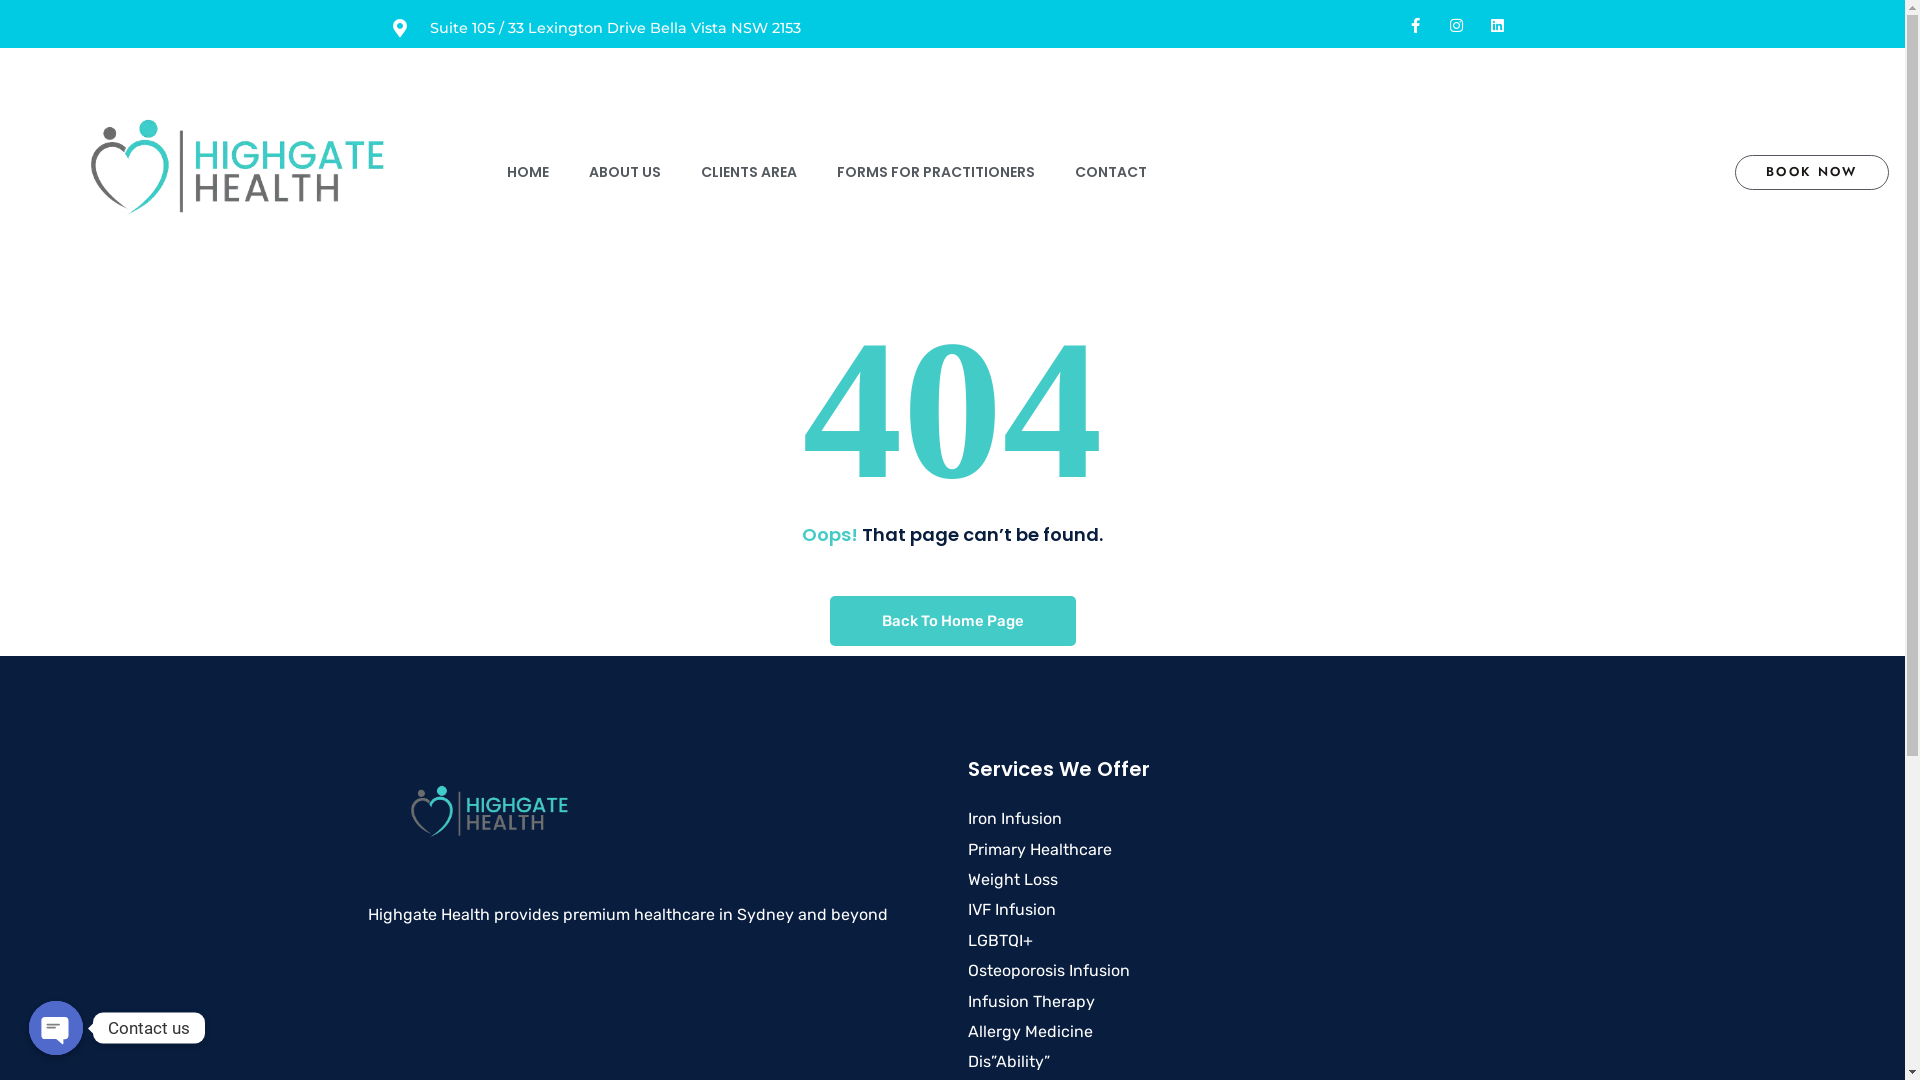 The image size is (1920, 1080). Describe the element at coordinates (1048, 969) in the screenshot. I see `'Osteoporosis Infusion'` at that location.